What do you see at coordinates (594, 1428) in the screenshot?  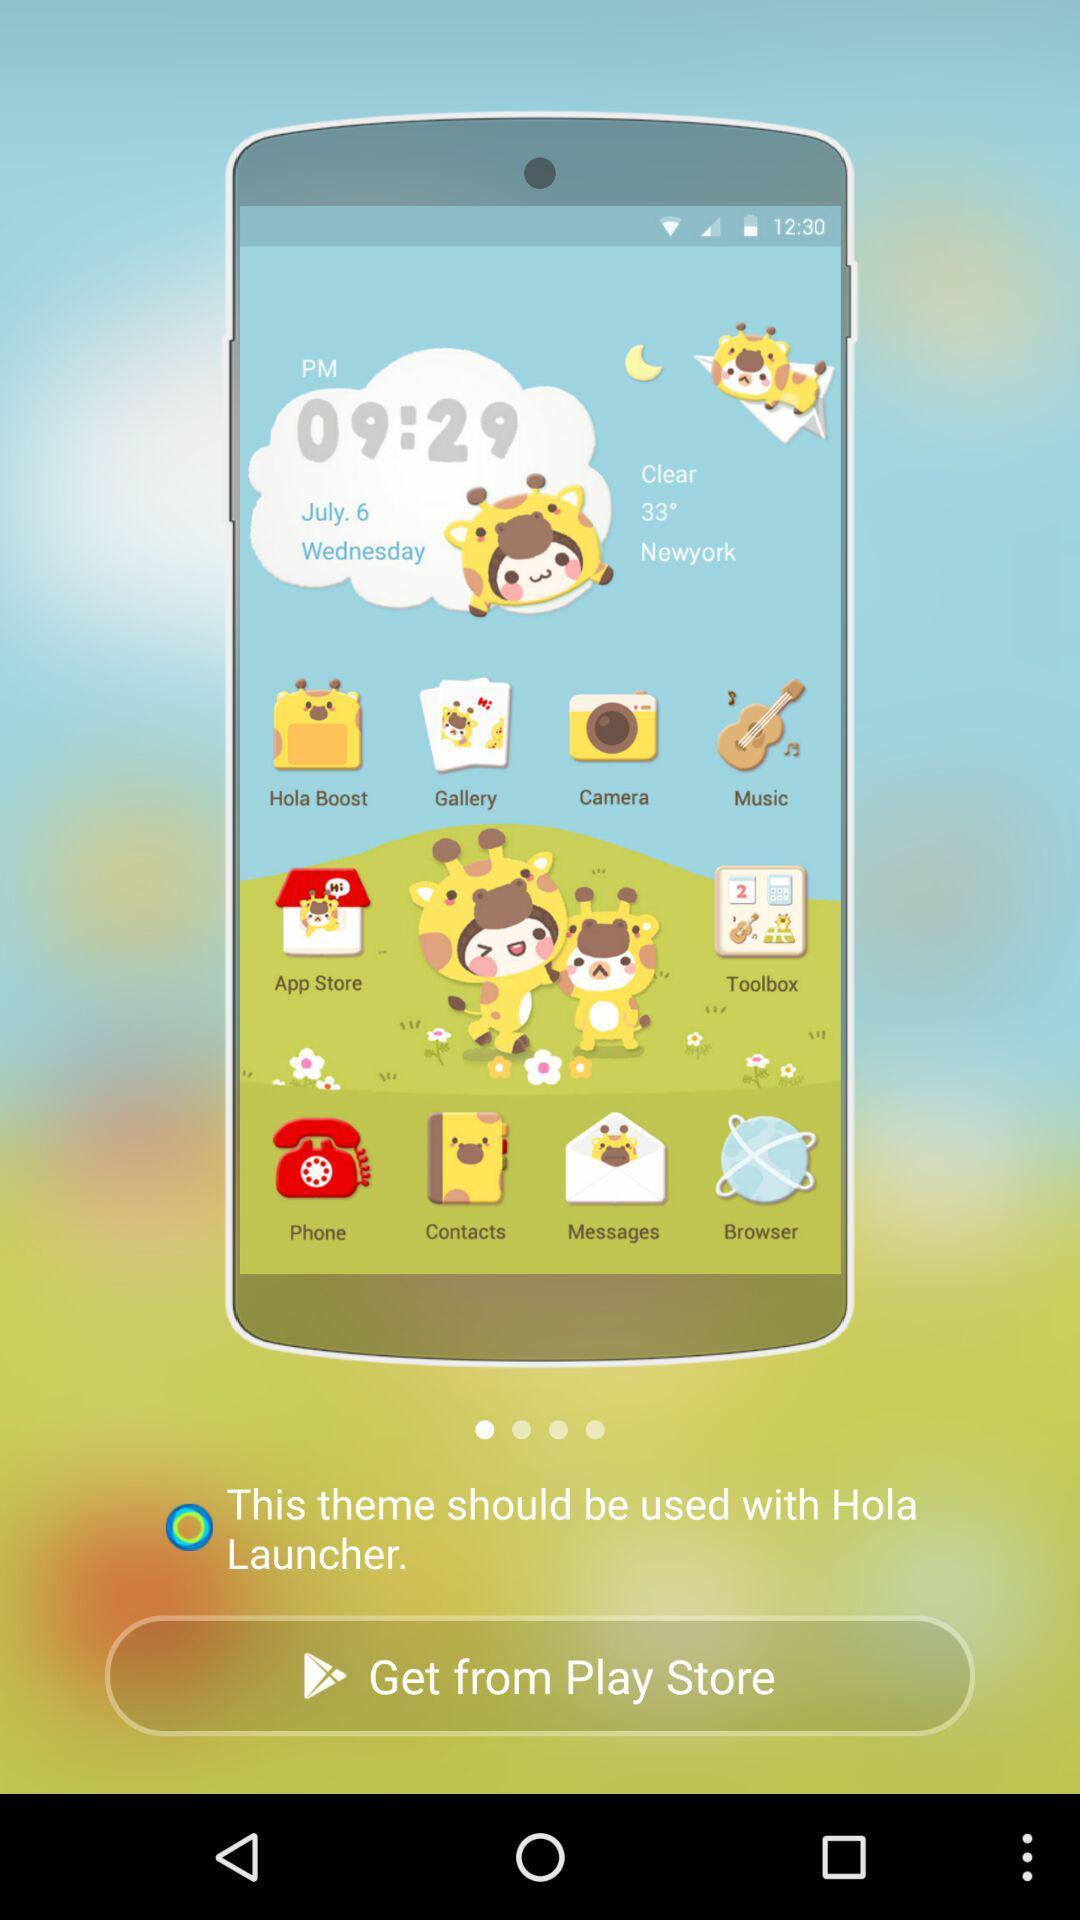 I see `fourth option` at bounding box center [594, 1428].